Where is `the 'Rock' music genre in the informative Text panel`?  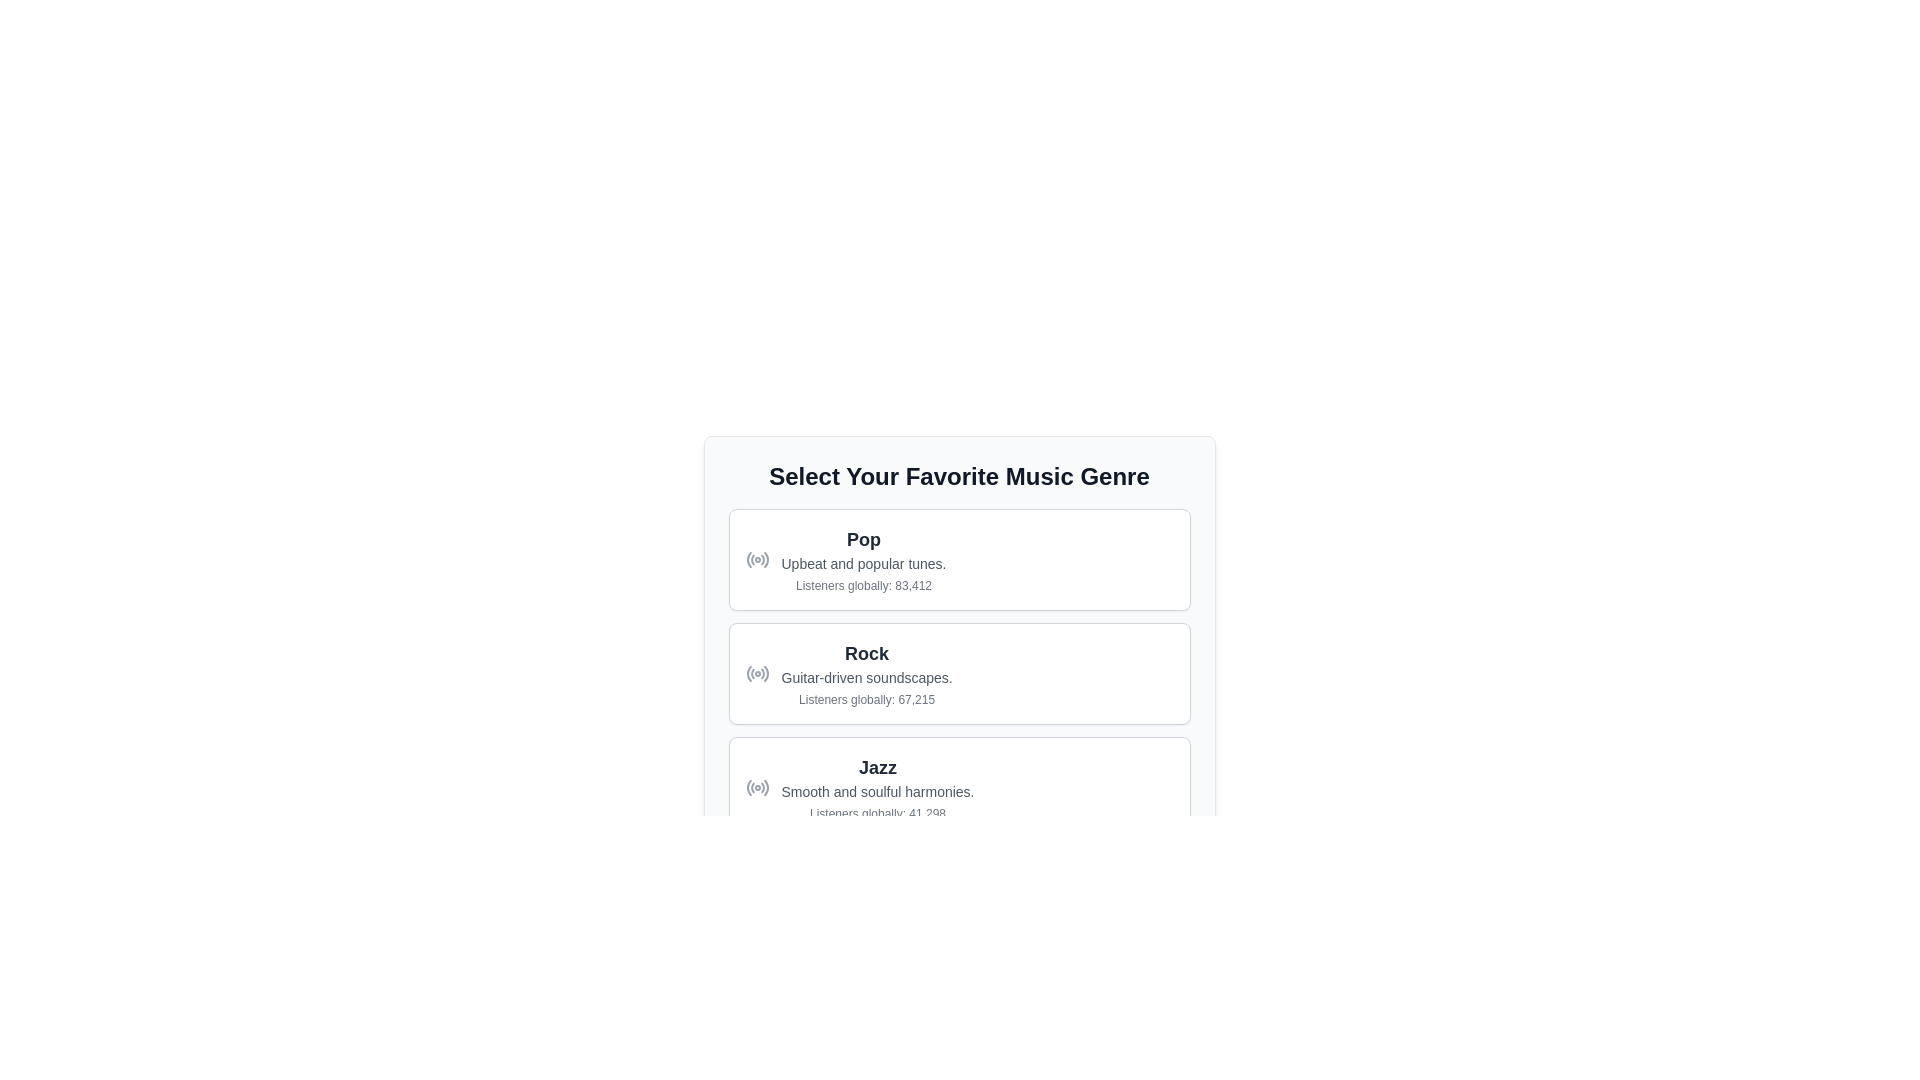 the 'Rock' music genre in the informative Text panel is located at coordinates (867, 674).